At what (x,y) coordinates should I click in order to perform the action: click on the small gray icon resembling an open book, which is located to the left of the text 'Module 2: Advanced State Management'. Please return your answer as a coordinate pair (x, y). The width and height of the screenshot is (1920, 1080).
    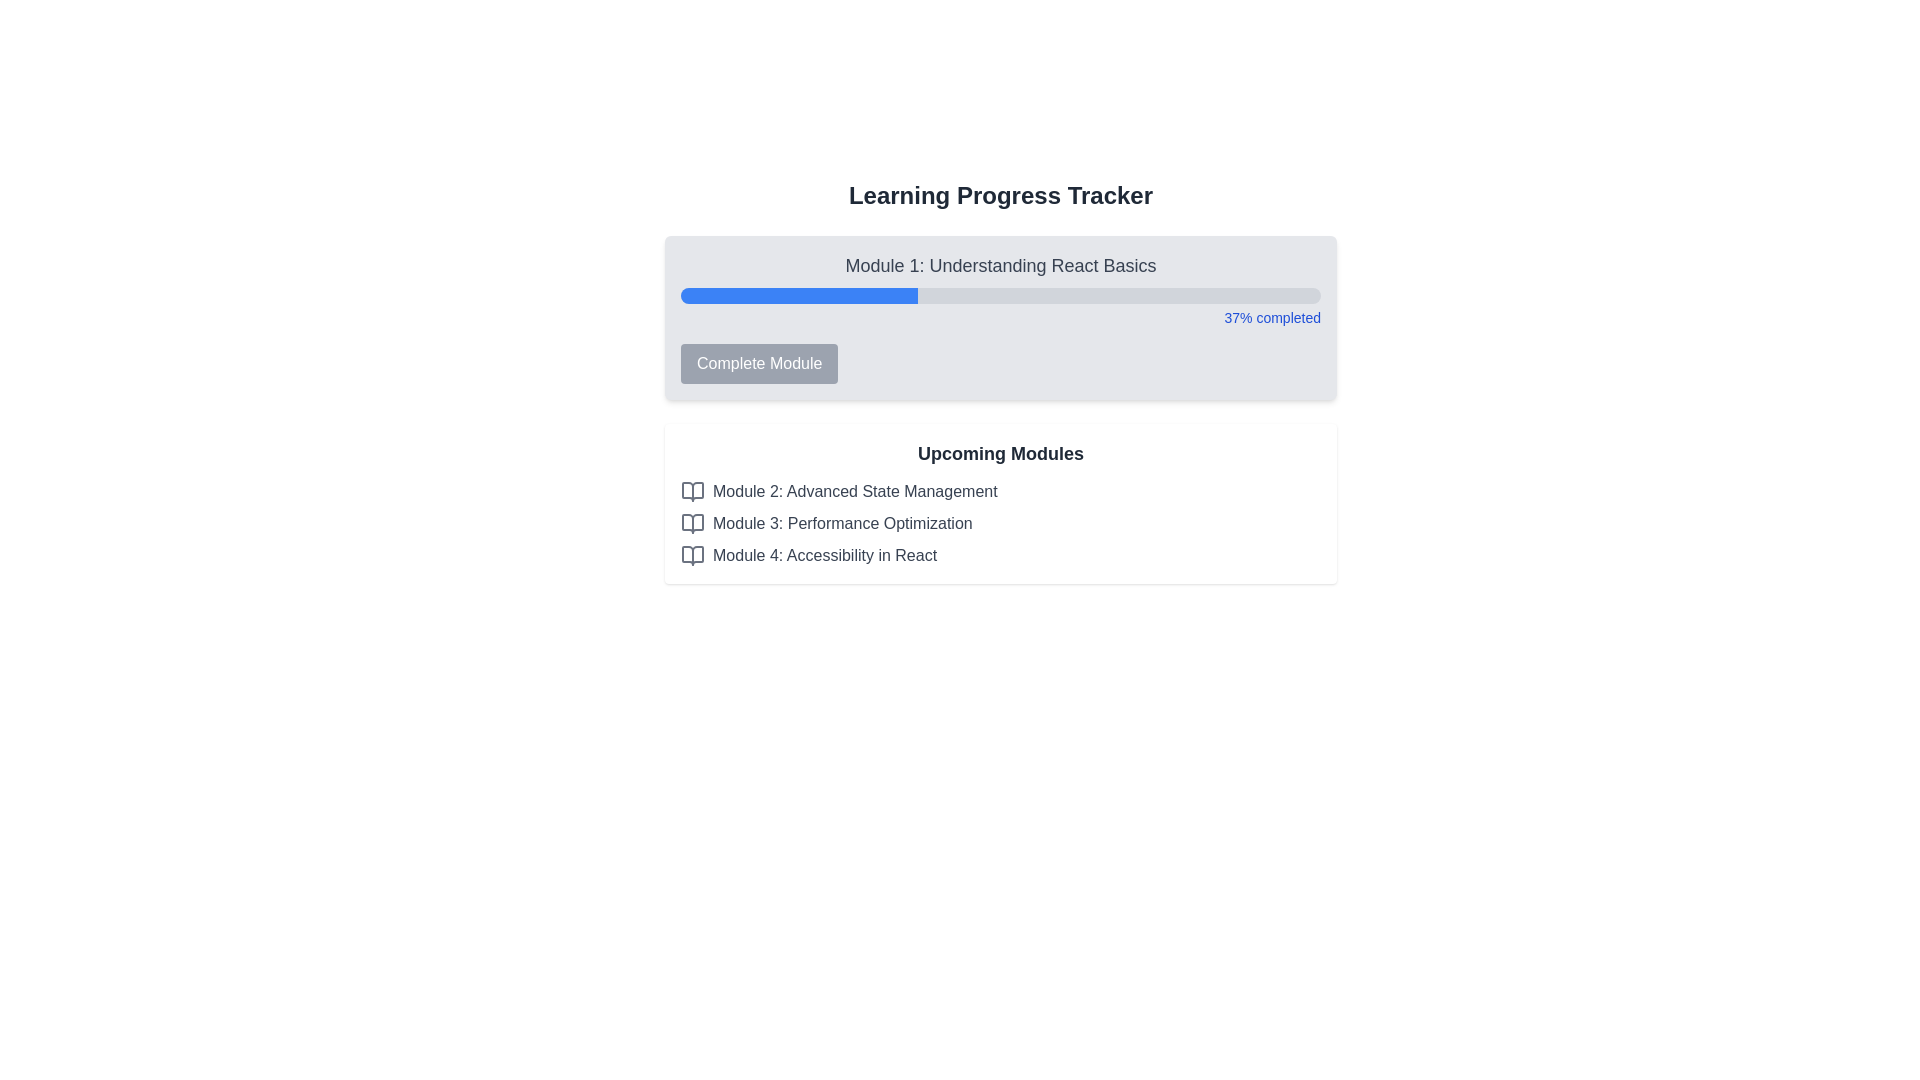
    Looking at the image, I should click on (692, 492).